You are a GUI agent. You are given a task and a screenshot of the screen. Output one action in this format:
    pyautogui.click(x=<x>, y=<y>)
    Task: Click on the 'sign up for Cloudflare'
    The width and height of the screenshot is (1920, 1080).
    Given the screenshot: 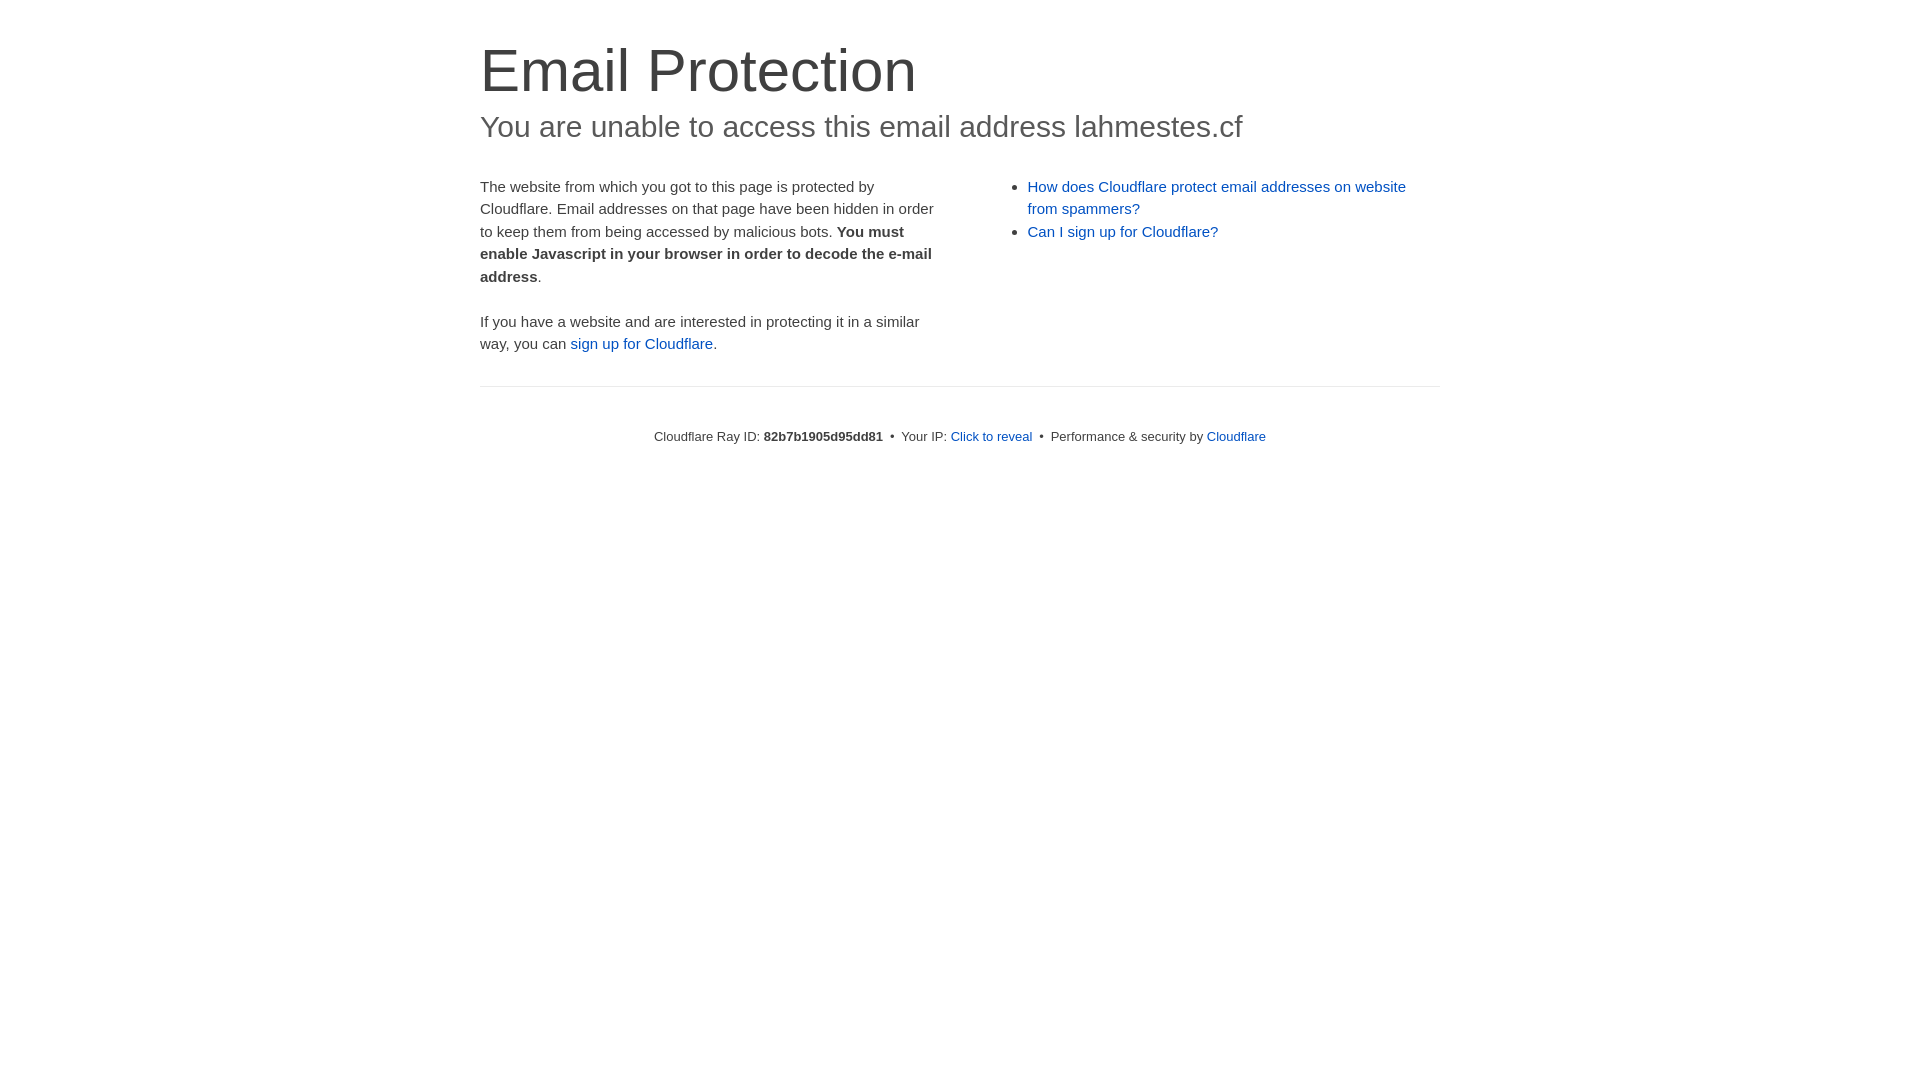 What is the action you would take?
    pyautogui.click(x=642, y=342)
    